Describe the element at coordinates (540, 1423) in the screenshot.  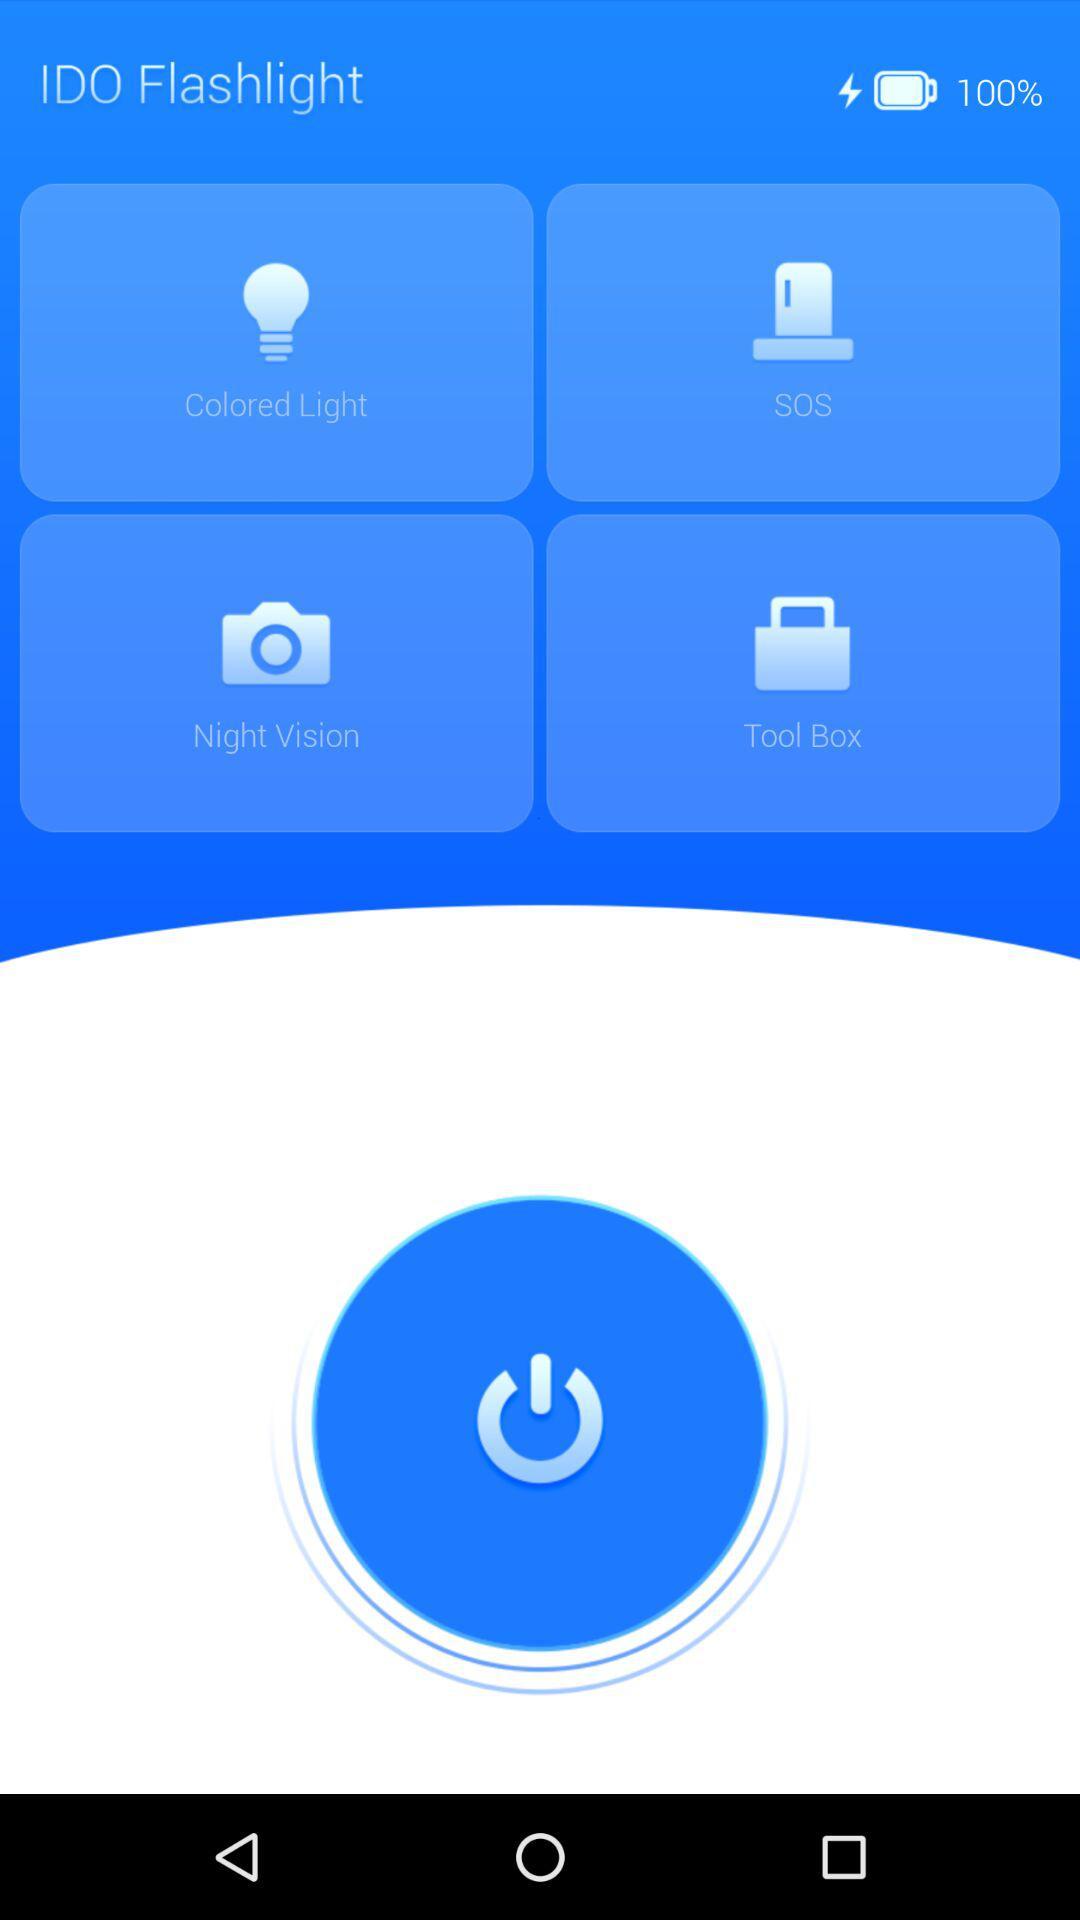
I see `the icon at the bottom` at that location.